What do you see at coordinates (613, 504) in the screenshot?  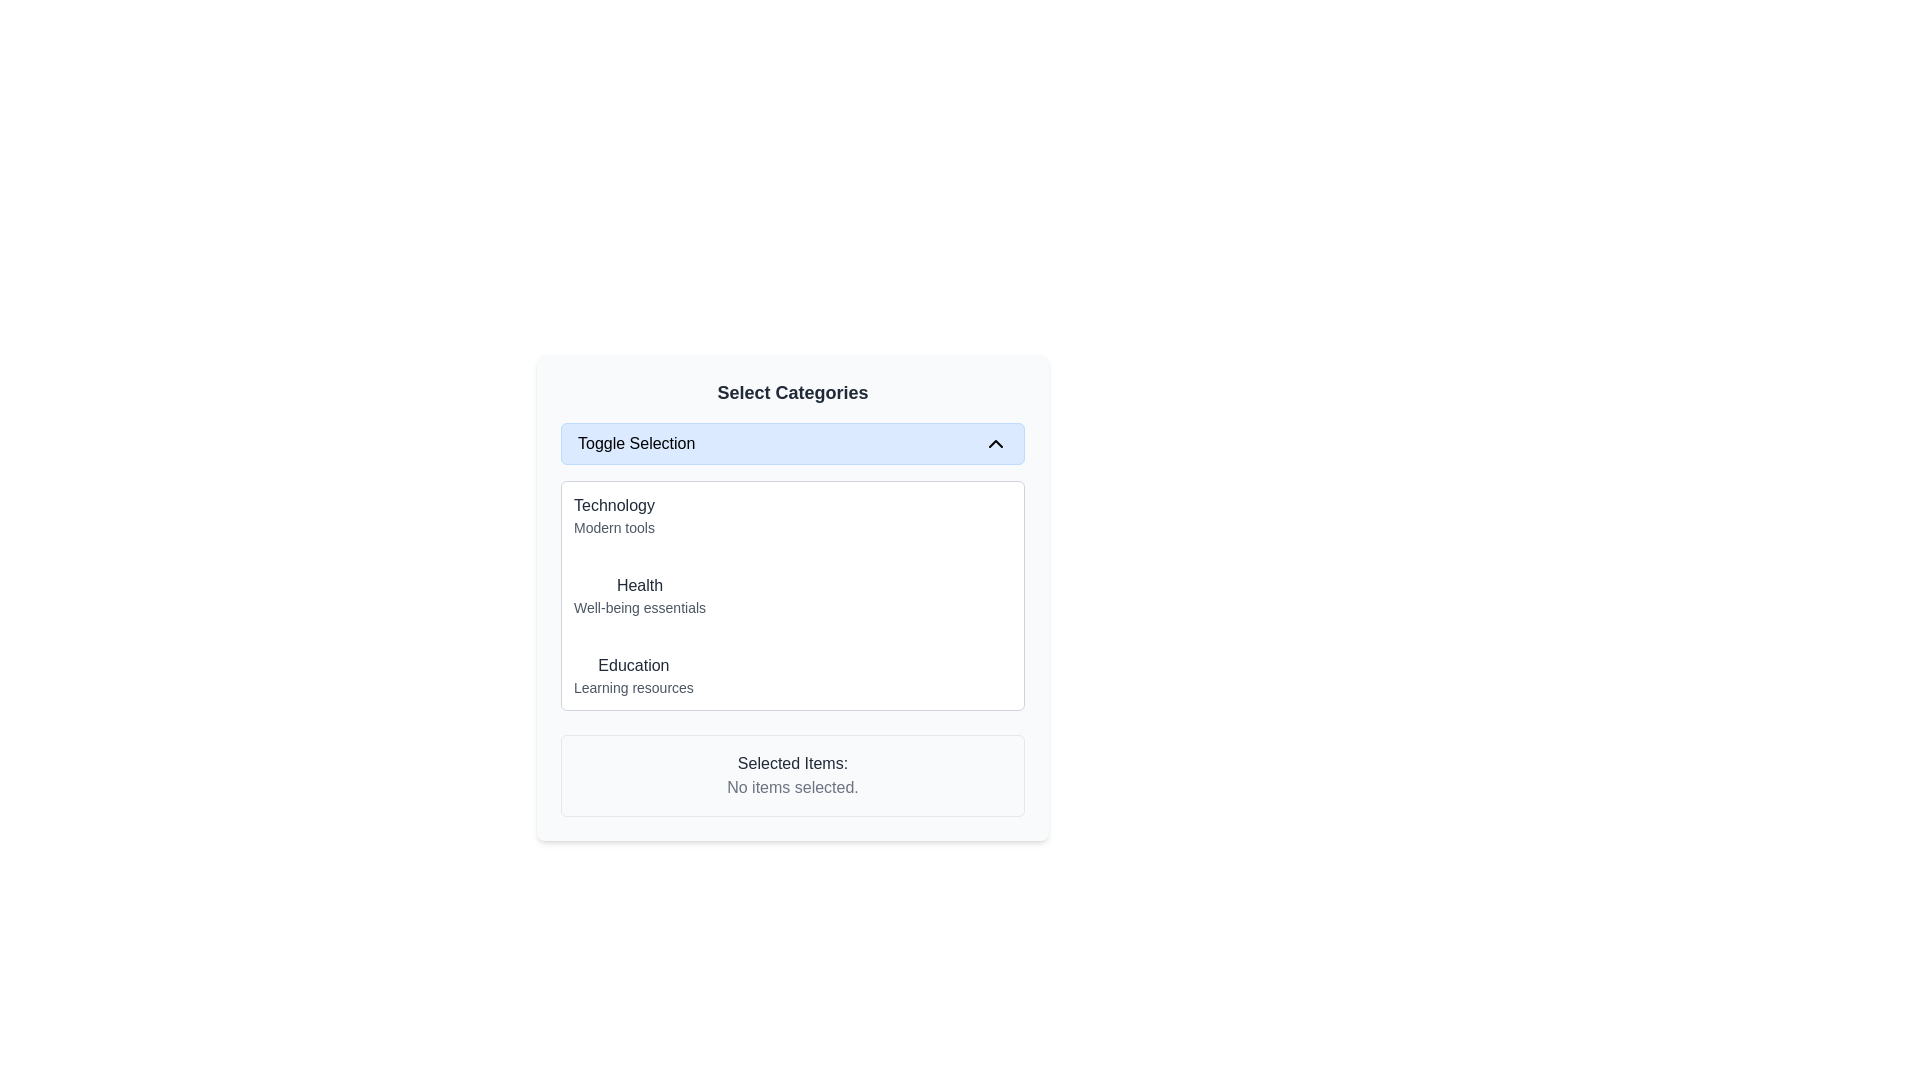 I see `the 'Technology' header text component` at bounding box center [613, 504].